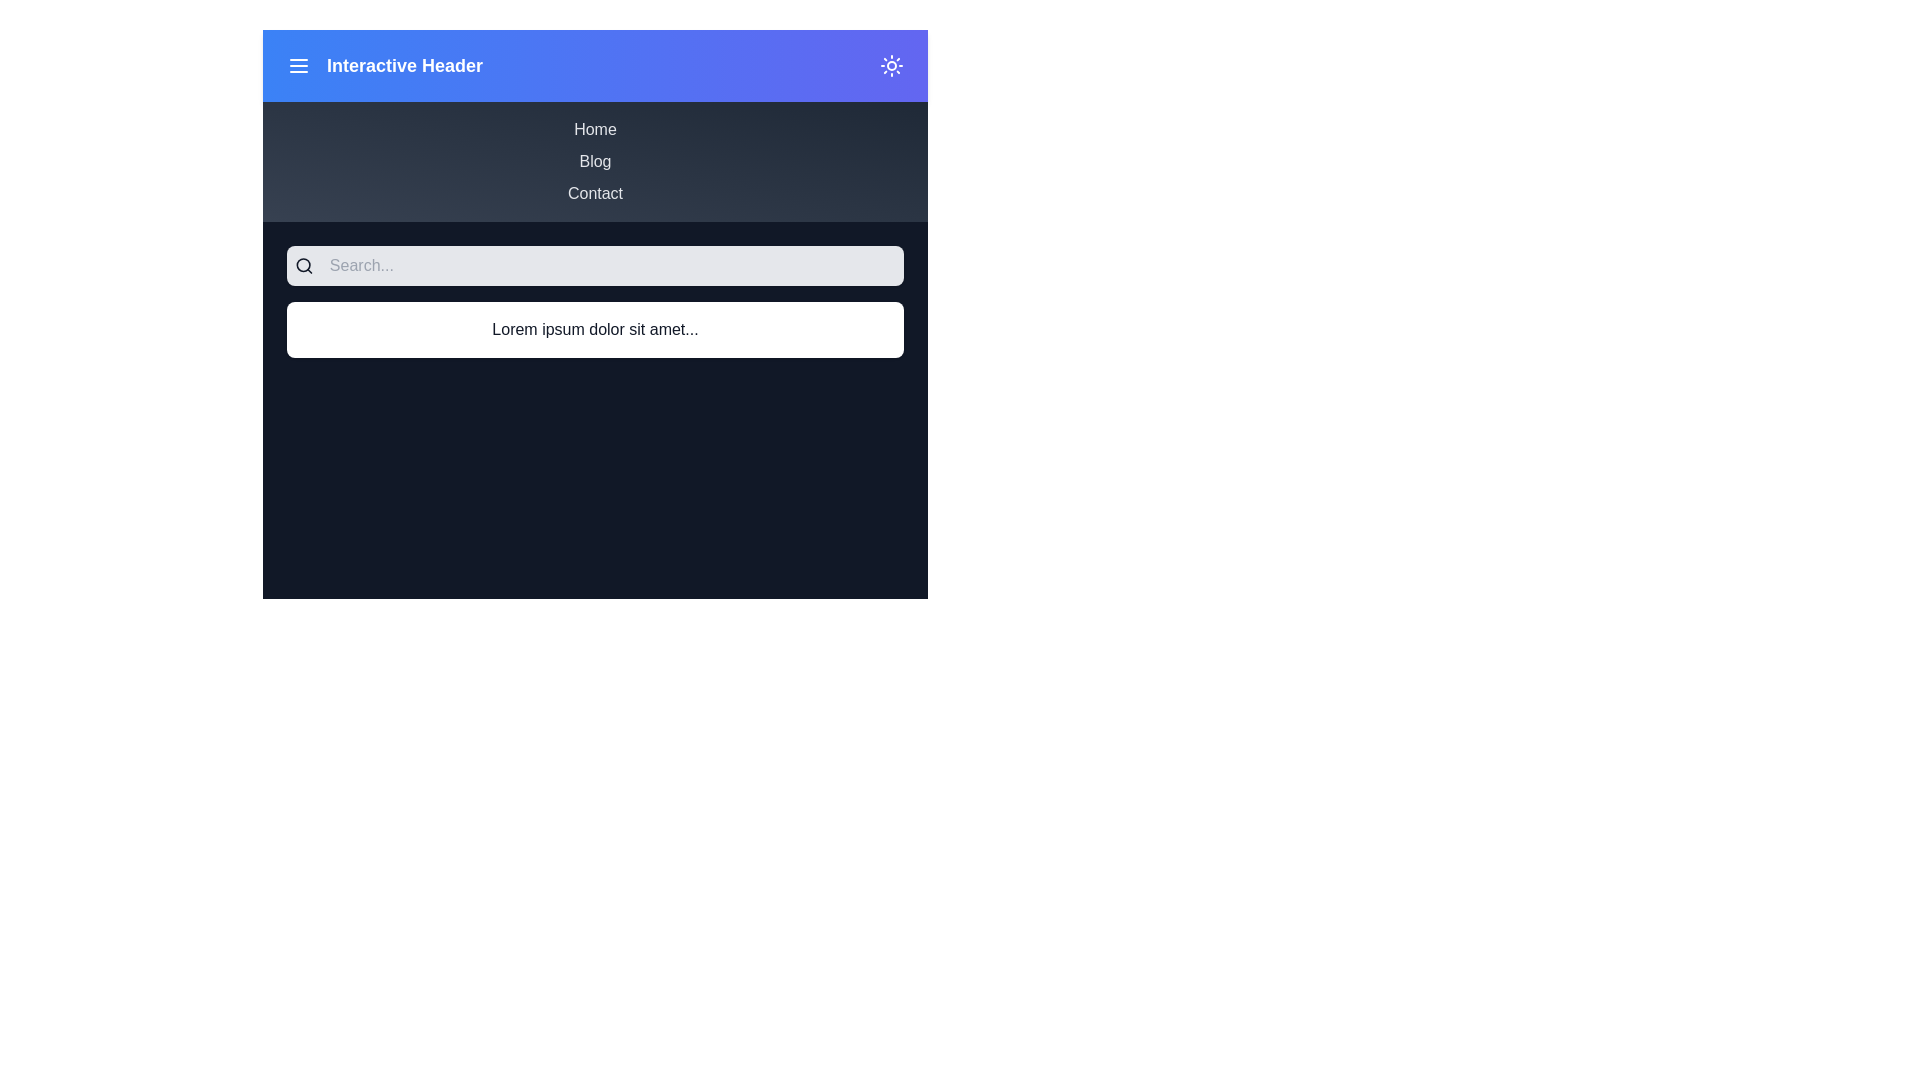  What do you see at coordinates (594, 193) in the screenshot?
I see `the menu item Contact from the menu` at bounding box center [594, 193].